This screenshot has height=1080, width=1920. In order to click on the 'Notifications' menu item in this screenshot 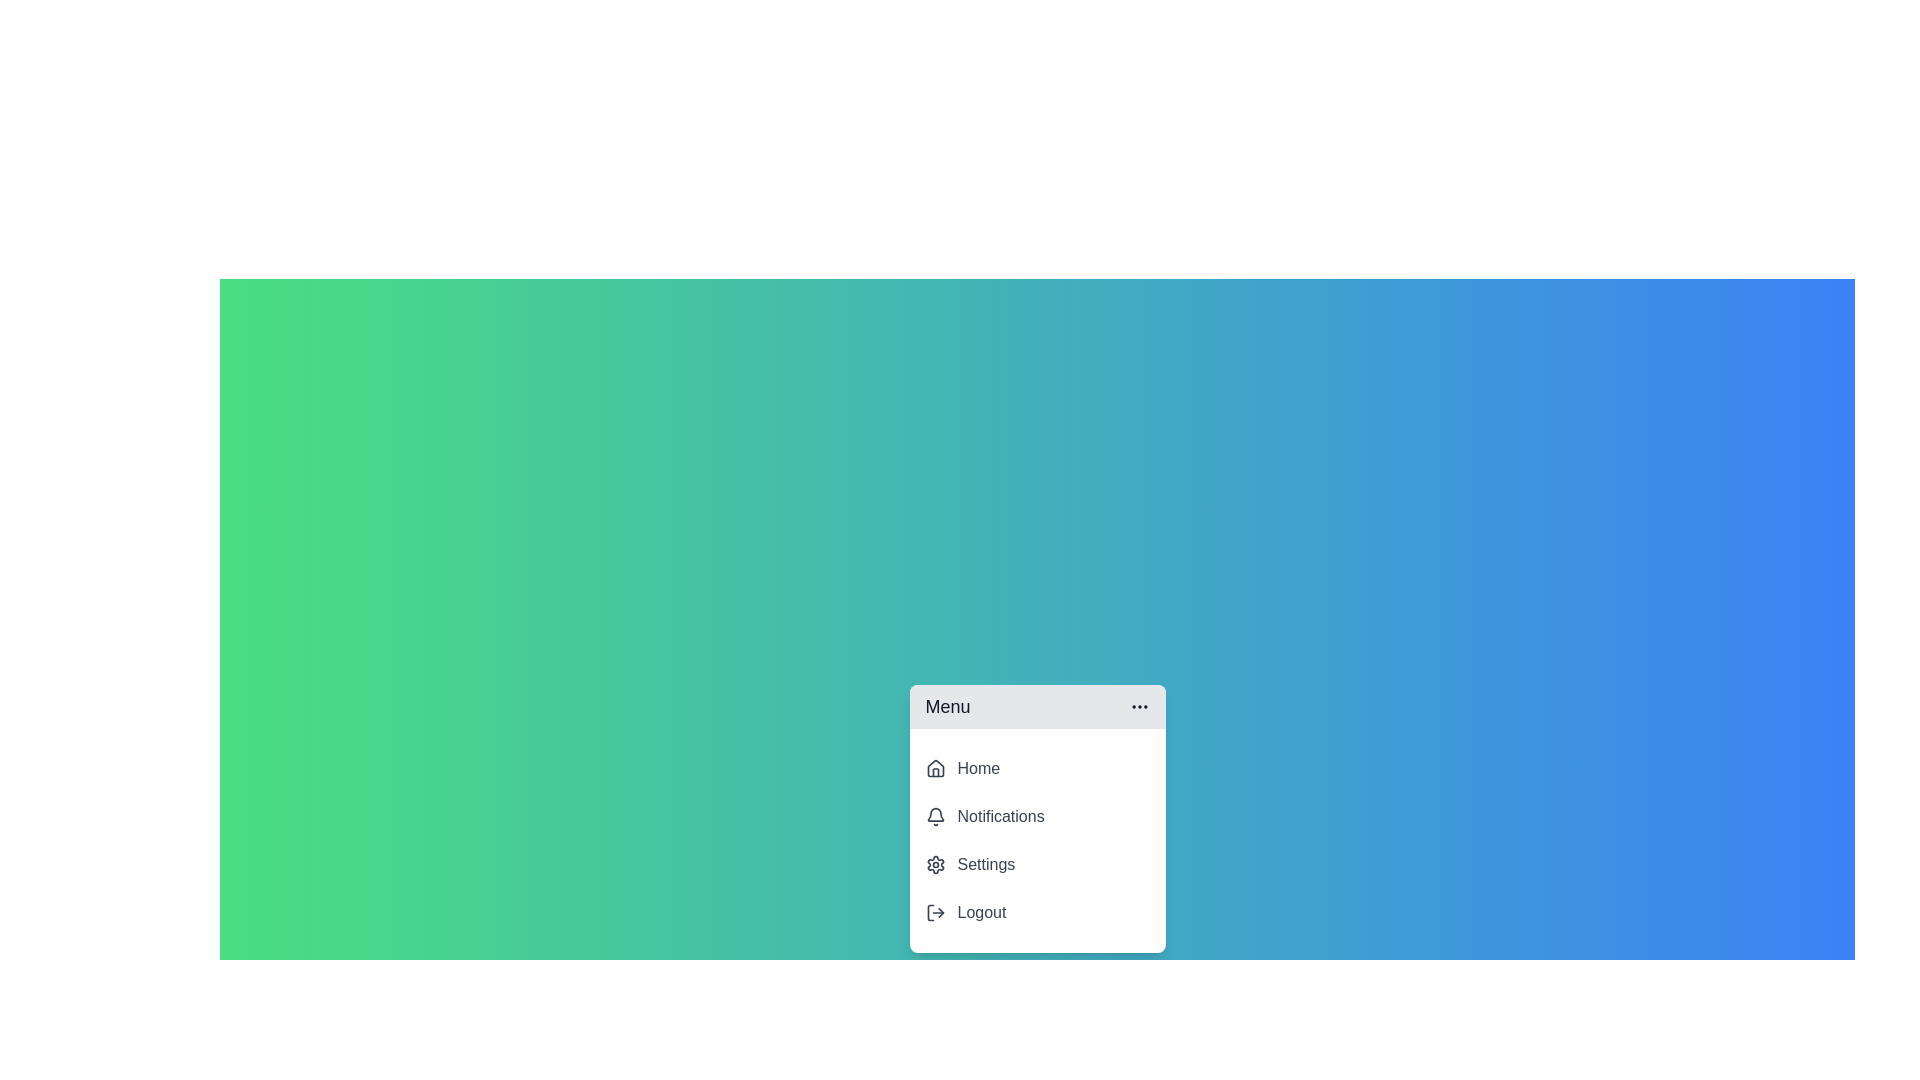, I will do `click(1037, 817)`.